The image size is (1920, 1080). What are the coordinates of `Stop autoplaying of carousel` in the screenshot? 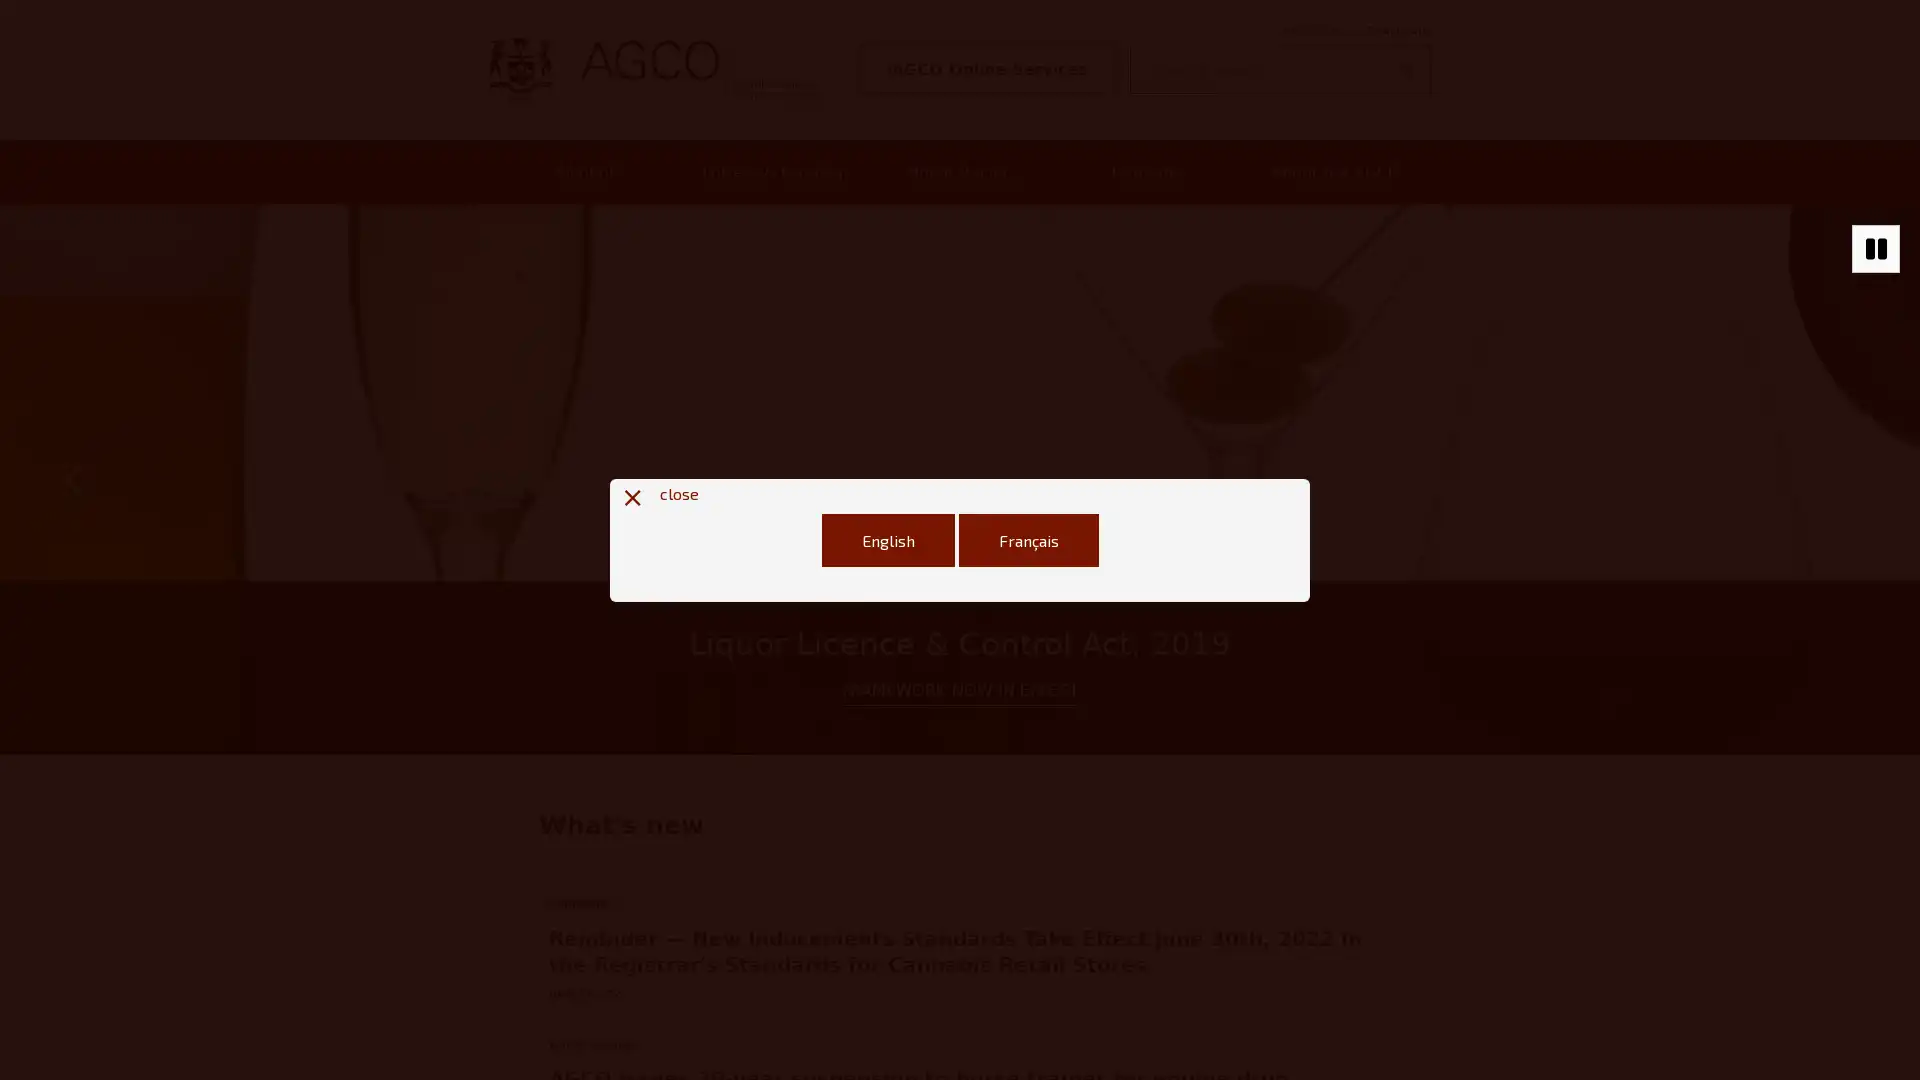 It's located at (1875, 248).